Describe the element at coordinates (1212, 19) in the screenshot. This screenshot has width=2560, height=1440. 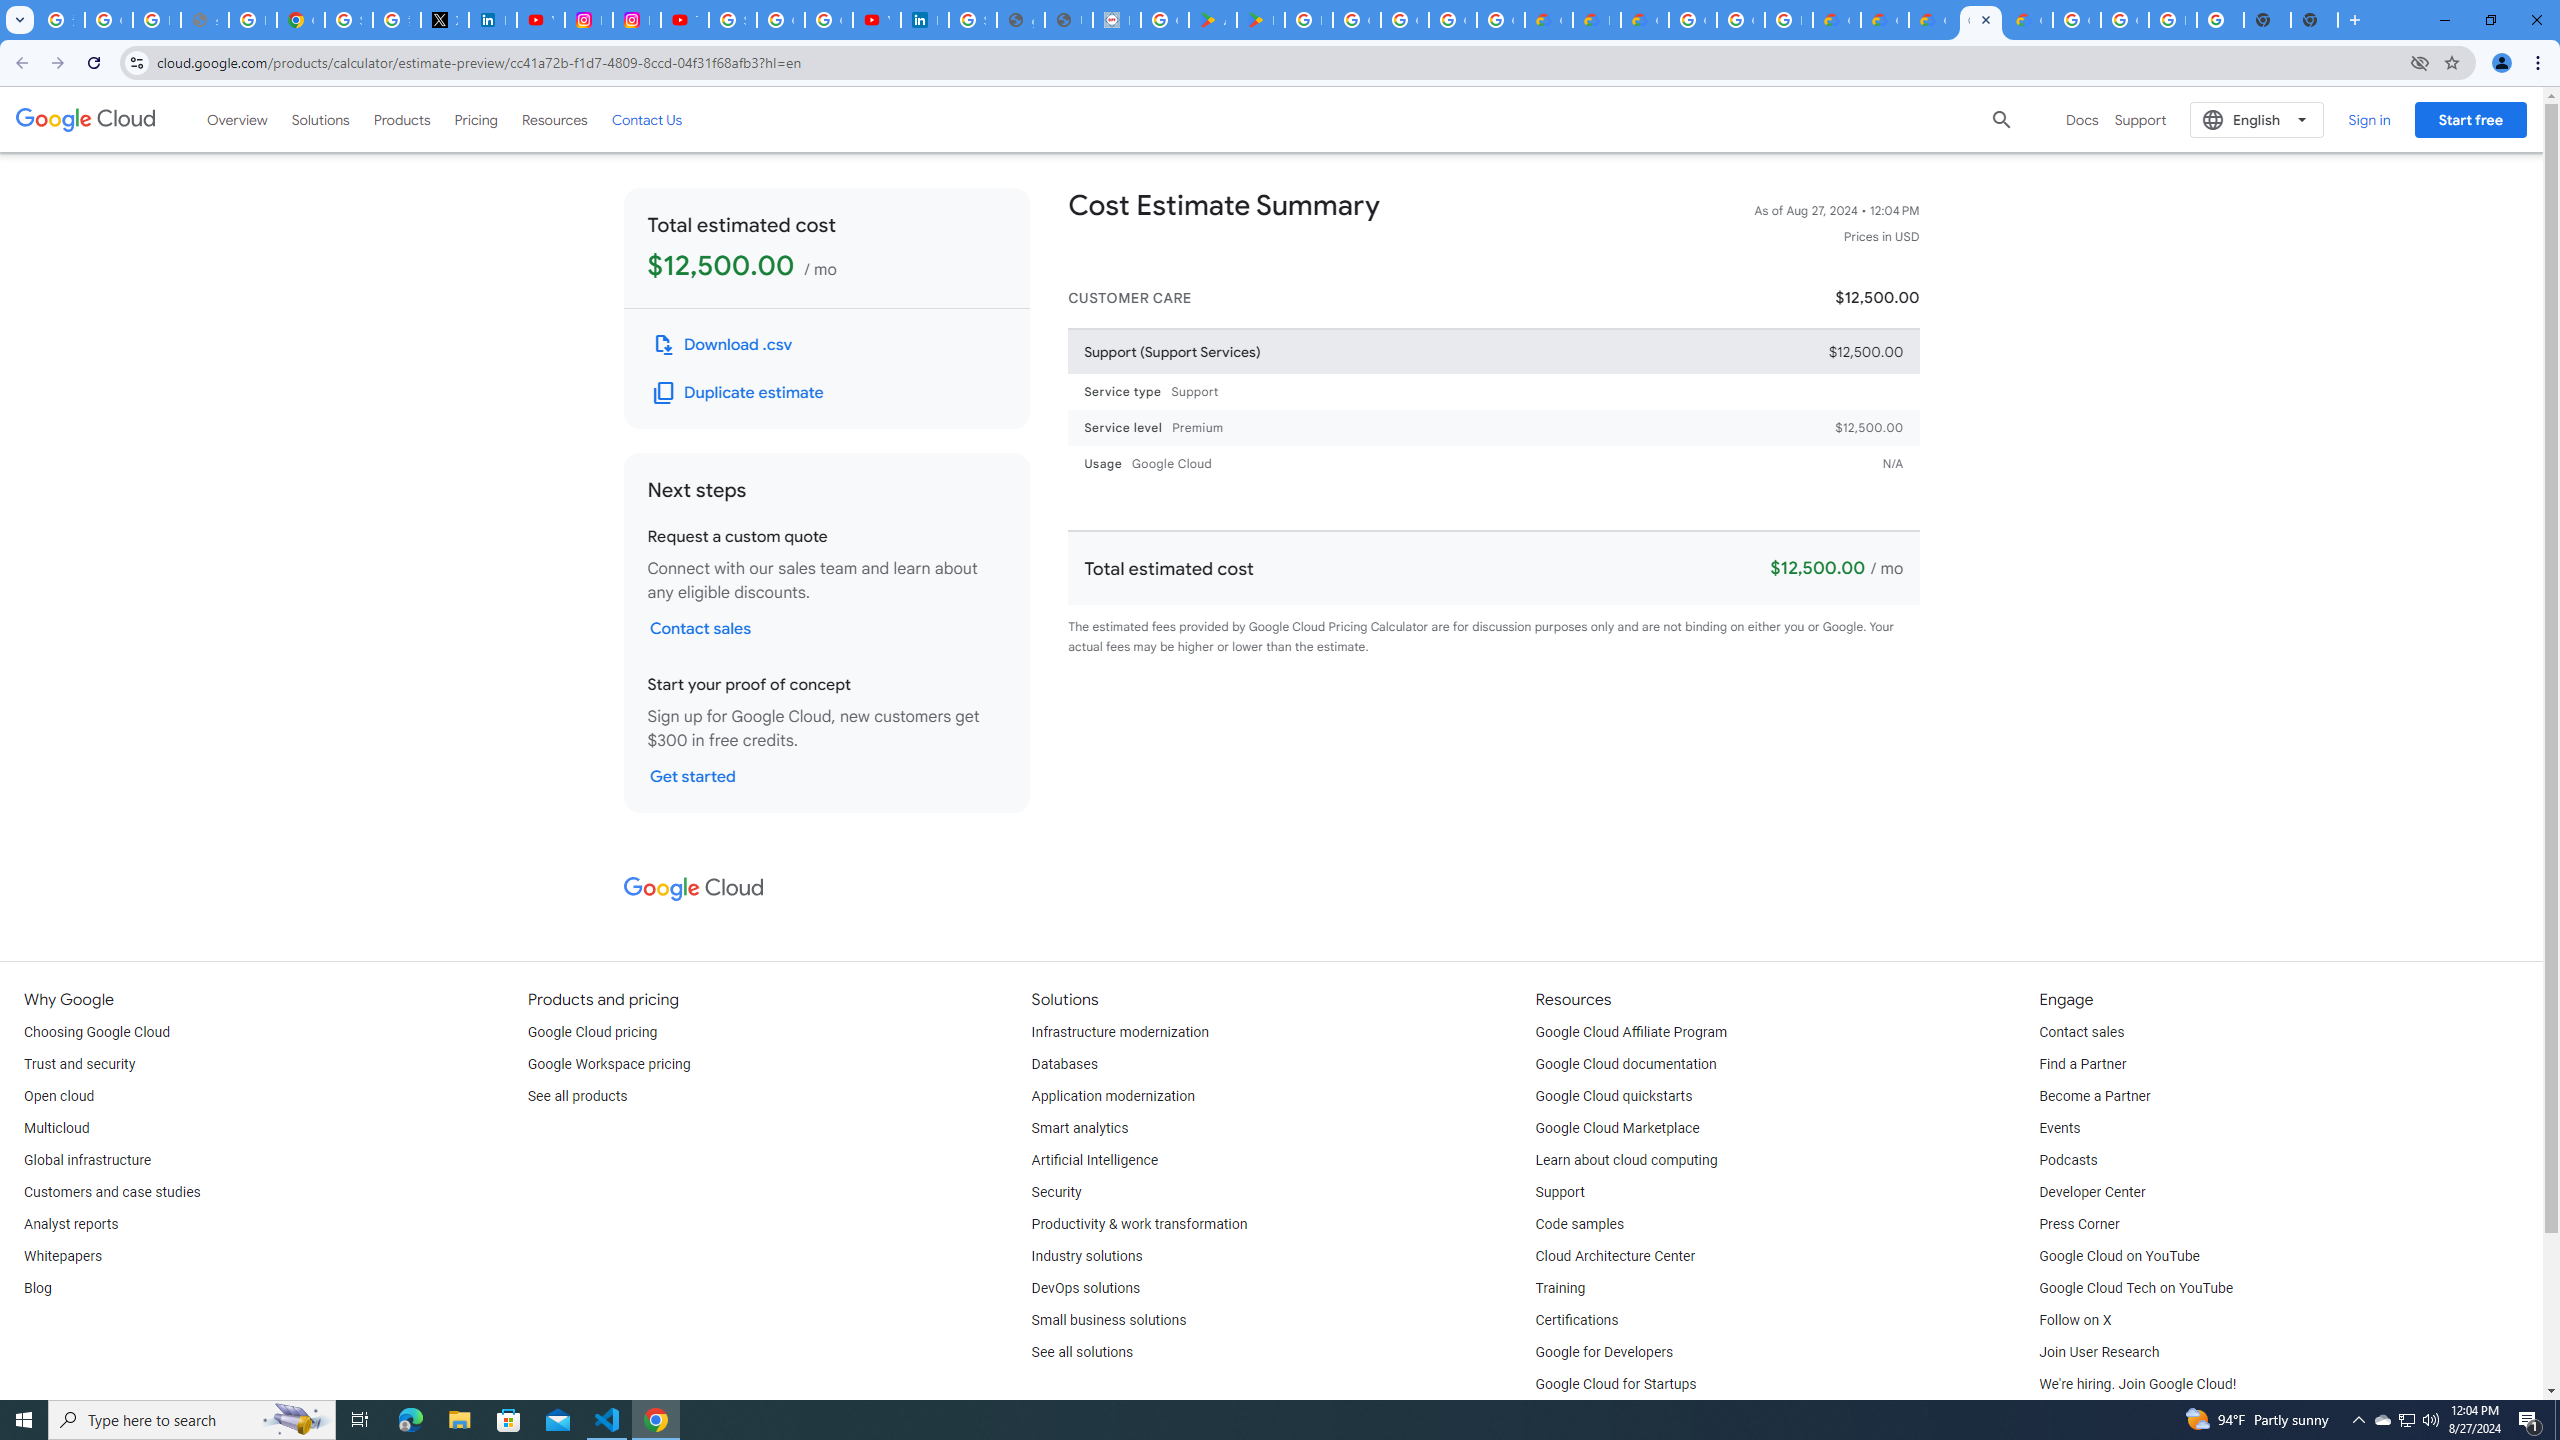
I see `'Android Apps on Google Play'` at that location.